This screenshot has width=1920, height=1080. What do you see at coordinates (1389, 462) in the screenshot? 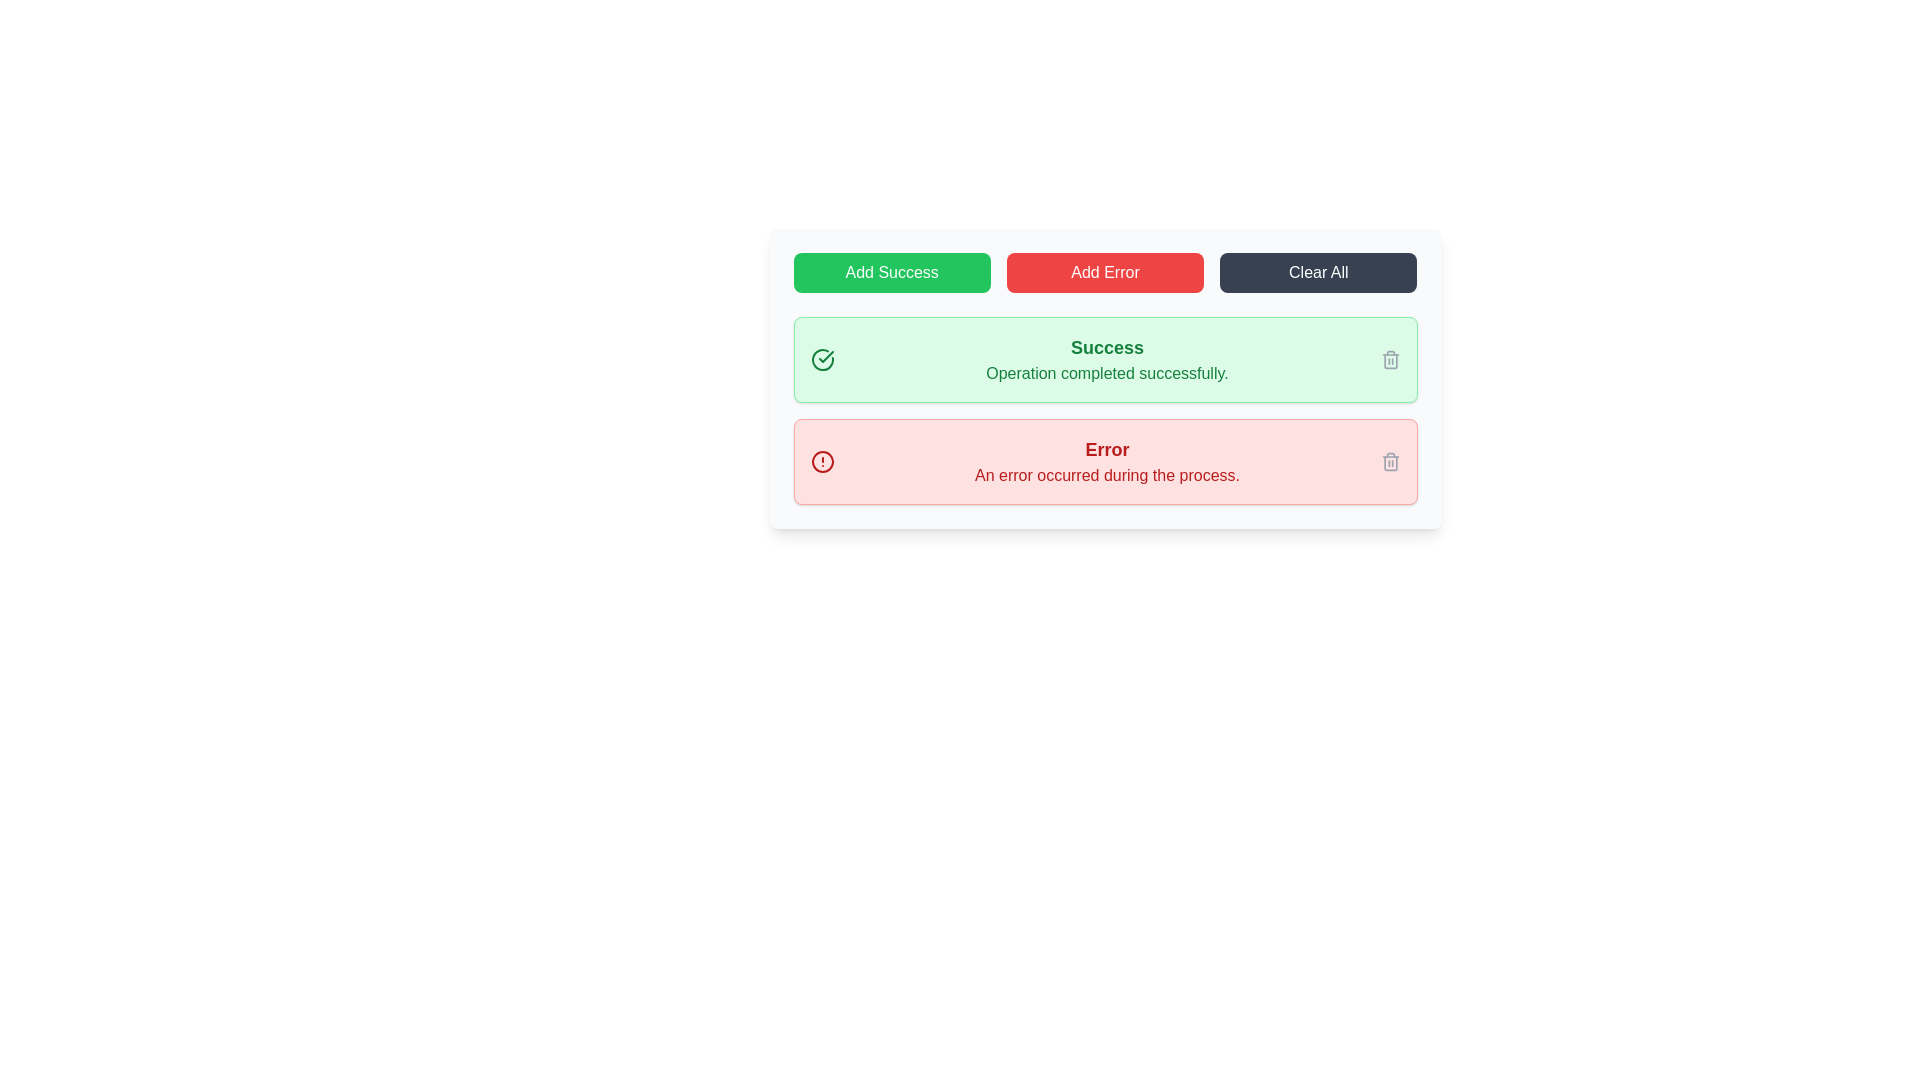
I see `the icon button located at the far right of the error notification area` at bounding box center [1389, 462].